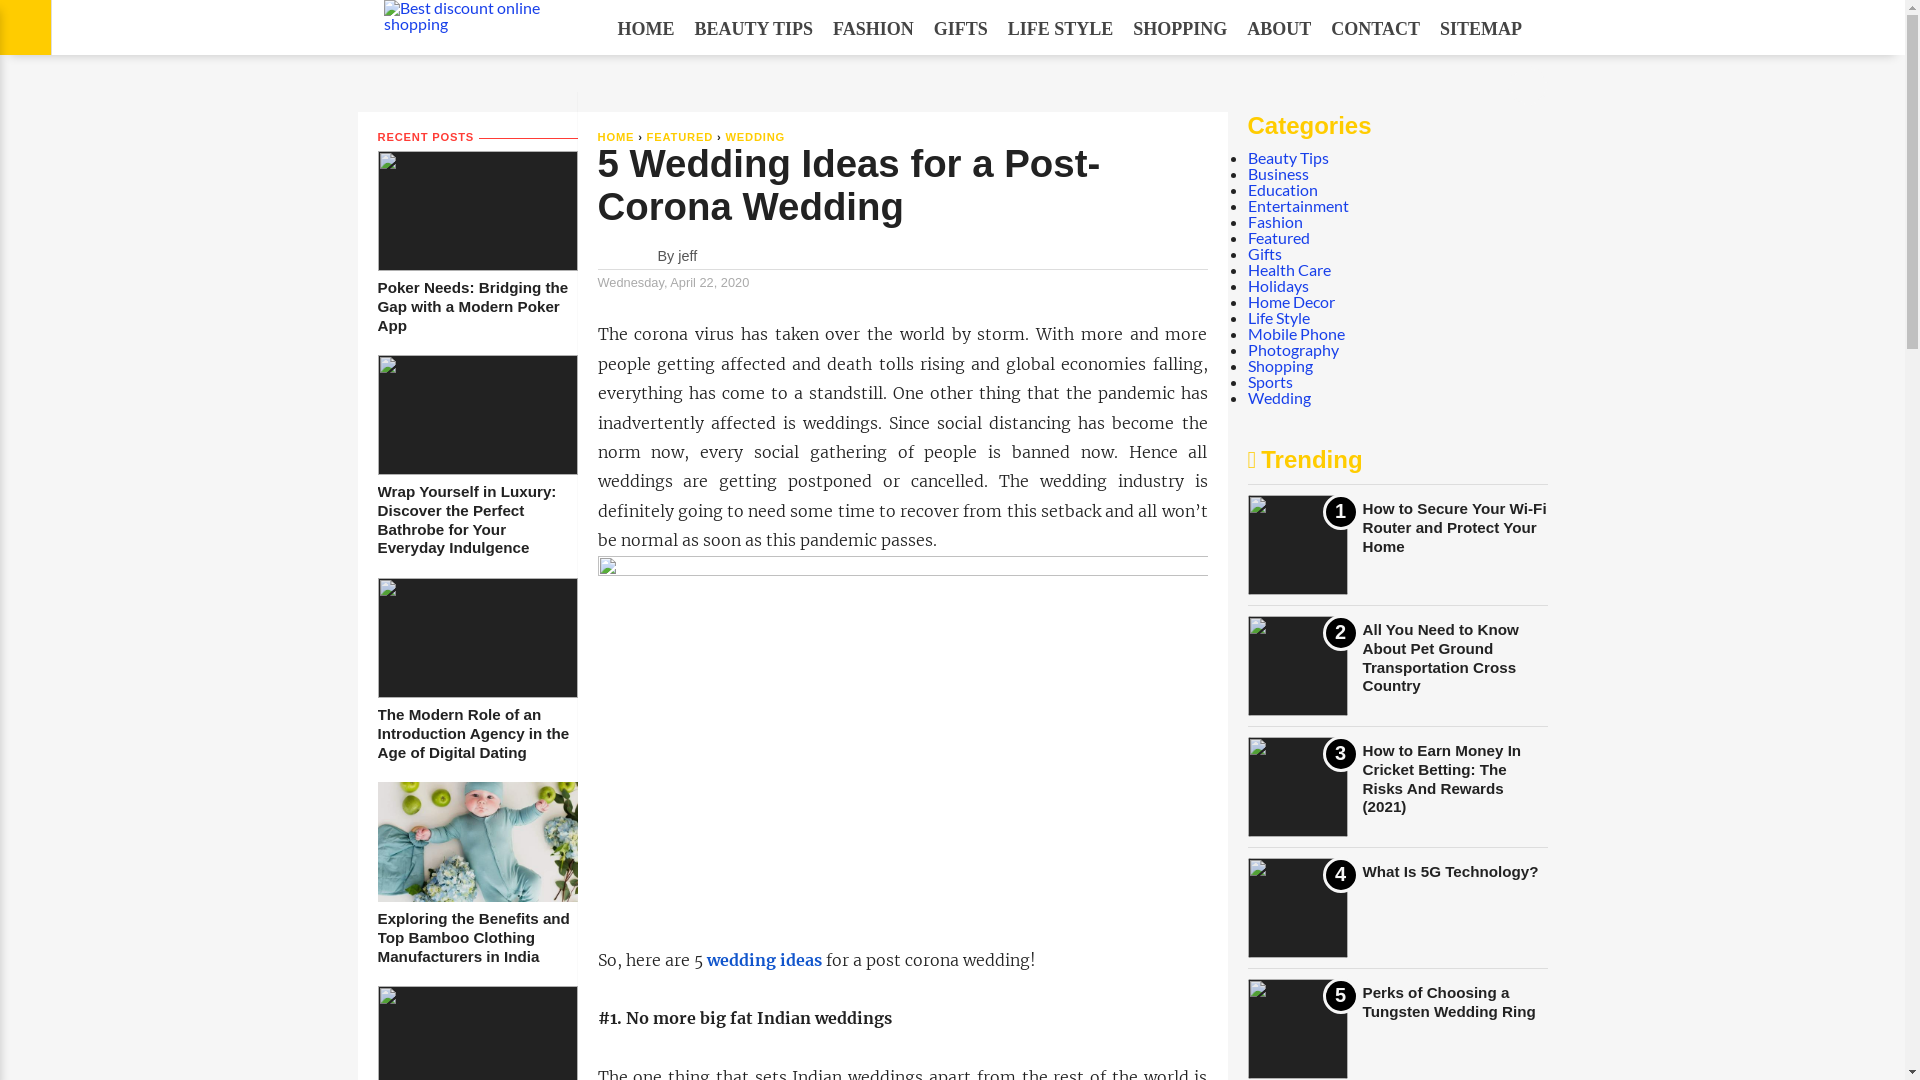  What do you see at coordinates (597, 136) in the screenshot?
I see `'HOME'` at bounding box center [597, 136].